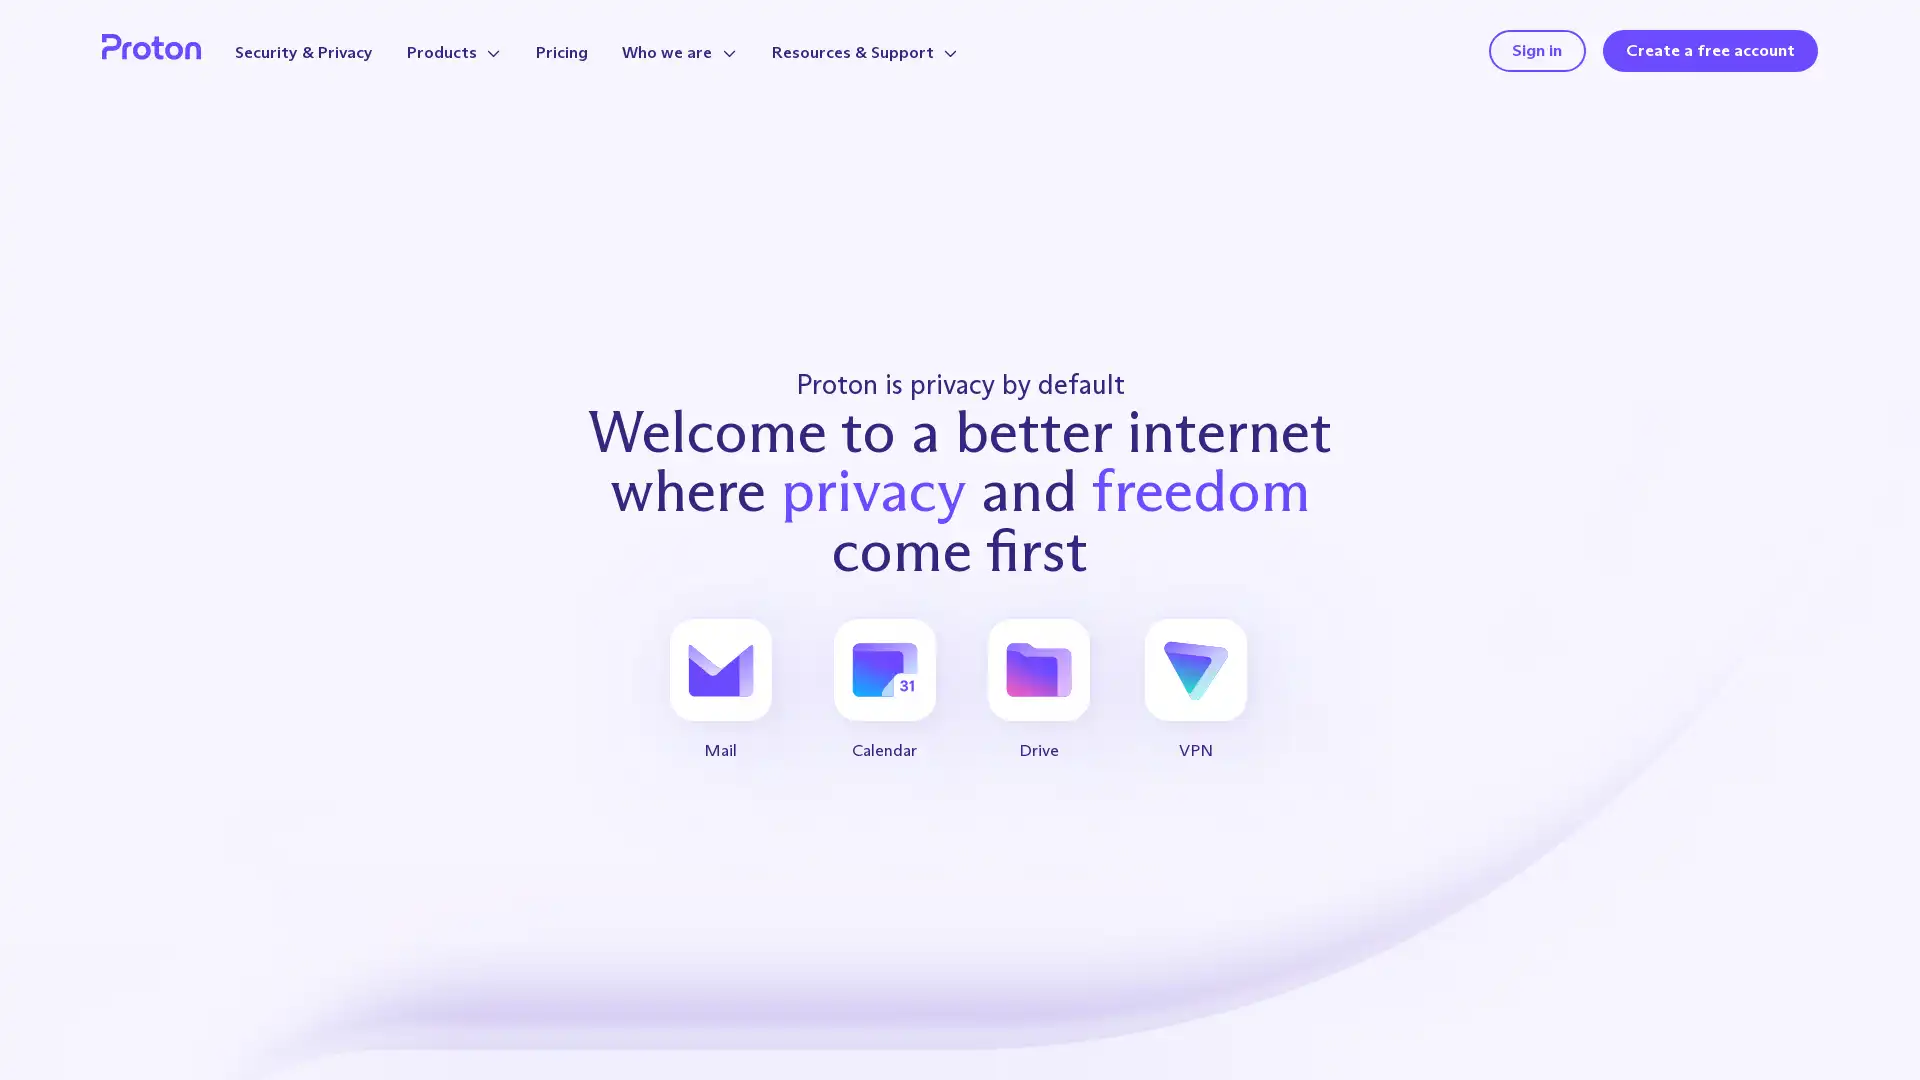 This screenshot has height=1080, width=1920. Describe the element at coordinates (453, 51) in the screenshot. I see `Products` at that location.